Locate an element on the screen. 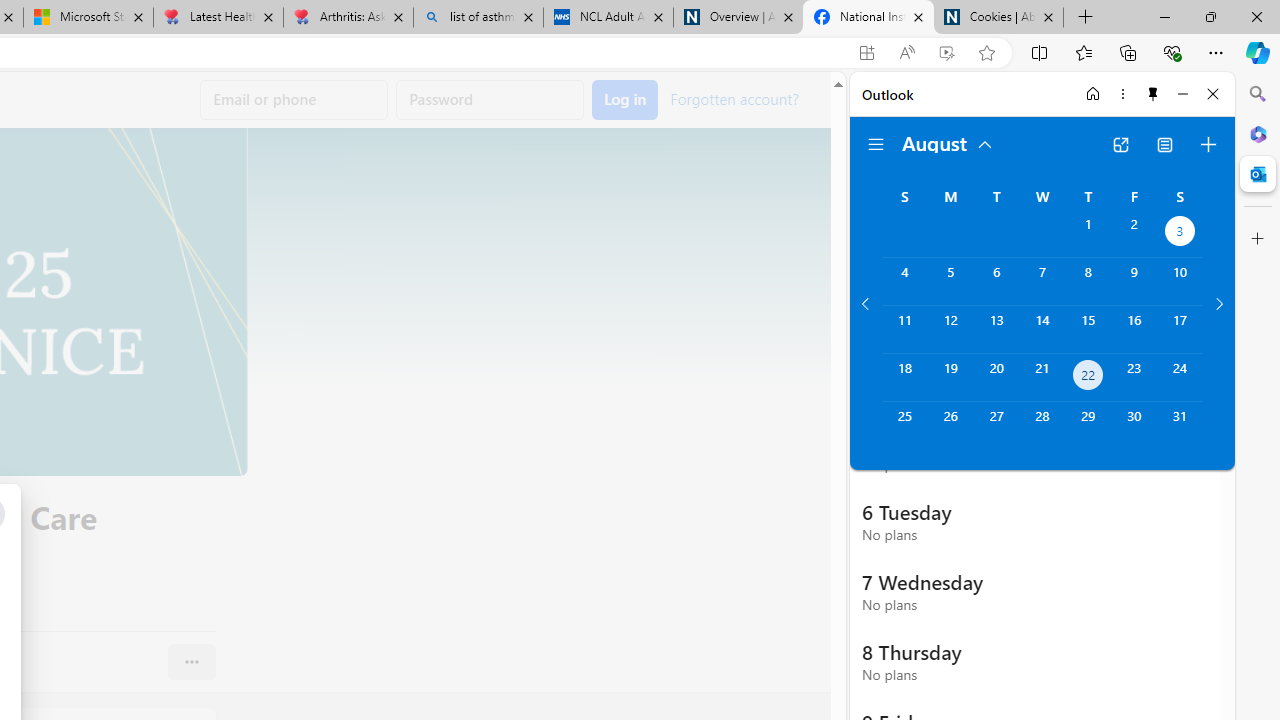 This screenshot has height=720, width=1280. 'Friday, August 9, 2024. ' is located at coordinates (1134, 281).